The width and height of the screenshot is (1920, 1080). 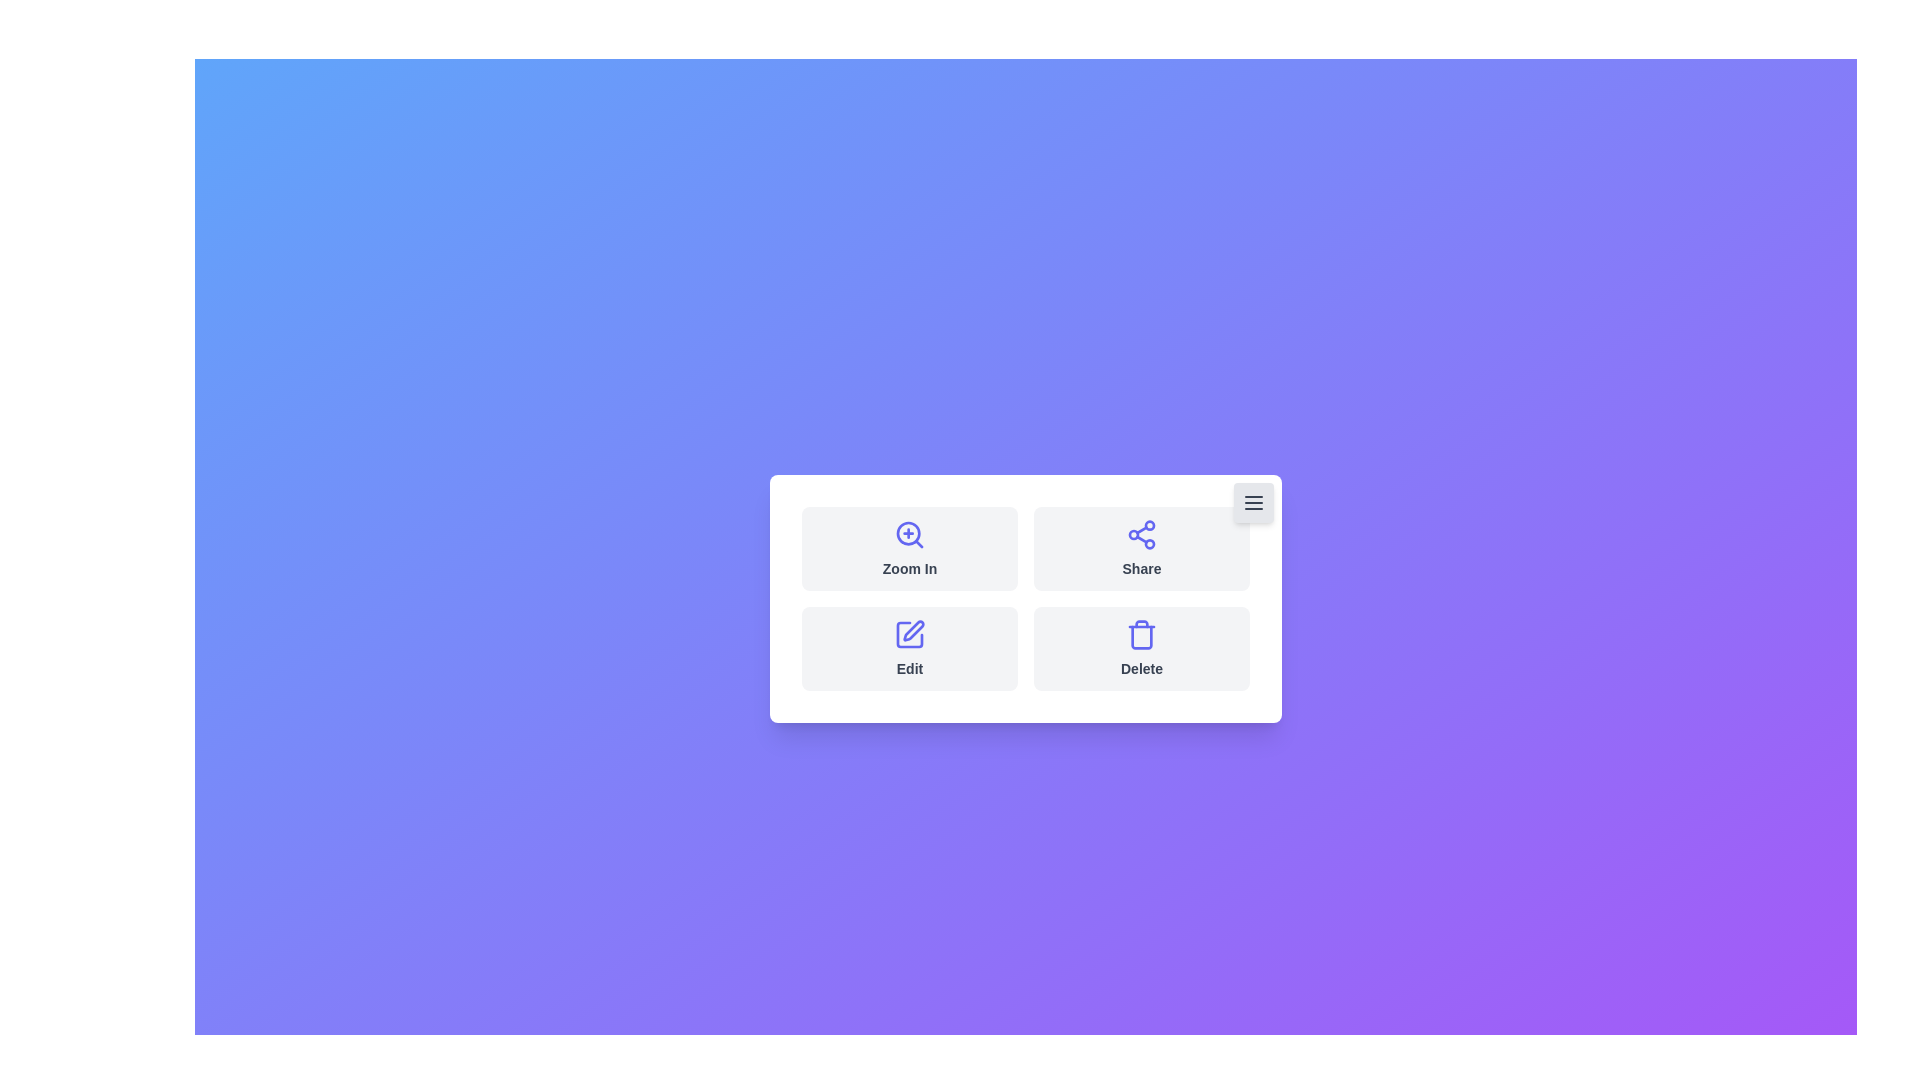 What do you see at coordinates (1142, 648) in the screenshot?
I see `the 'Delete' button to trigger its functionality` at bounding box center [1142, 648].